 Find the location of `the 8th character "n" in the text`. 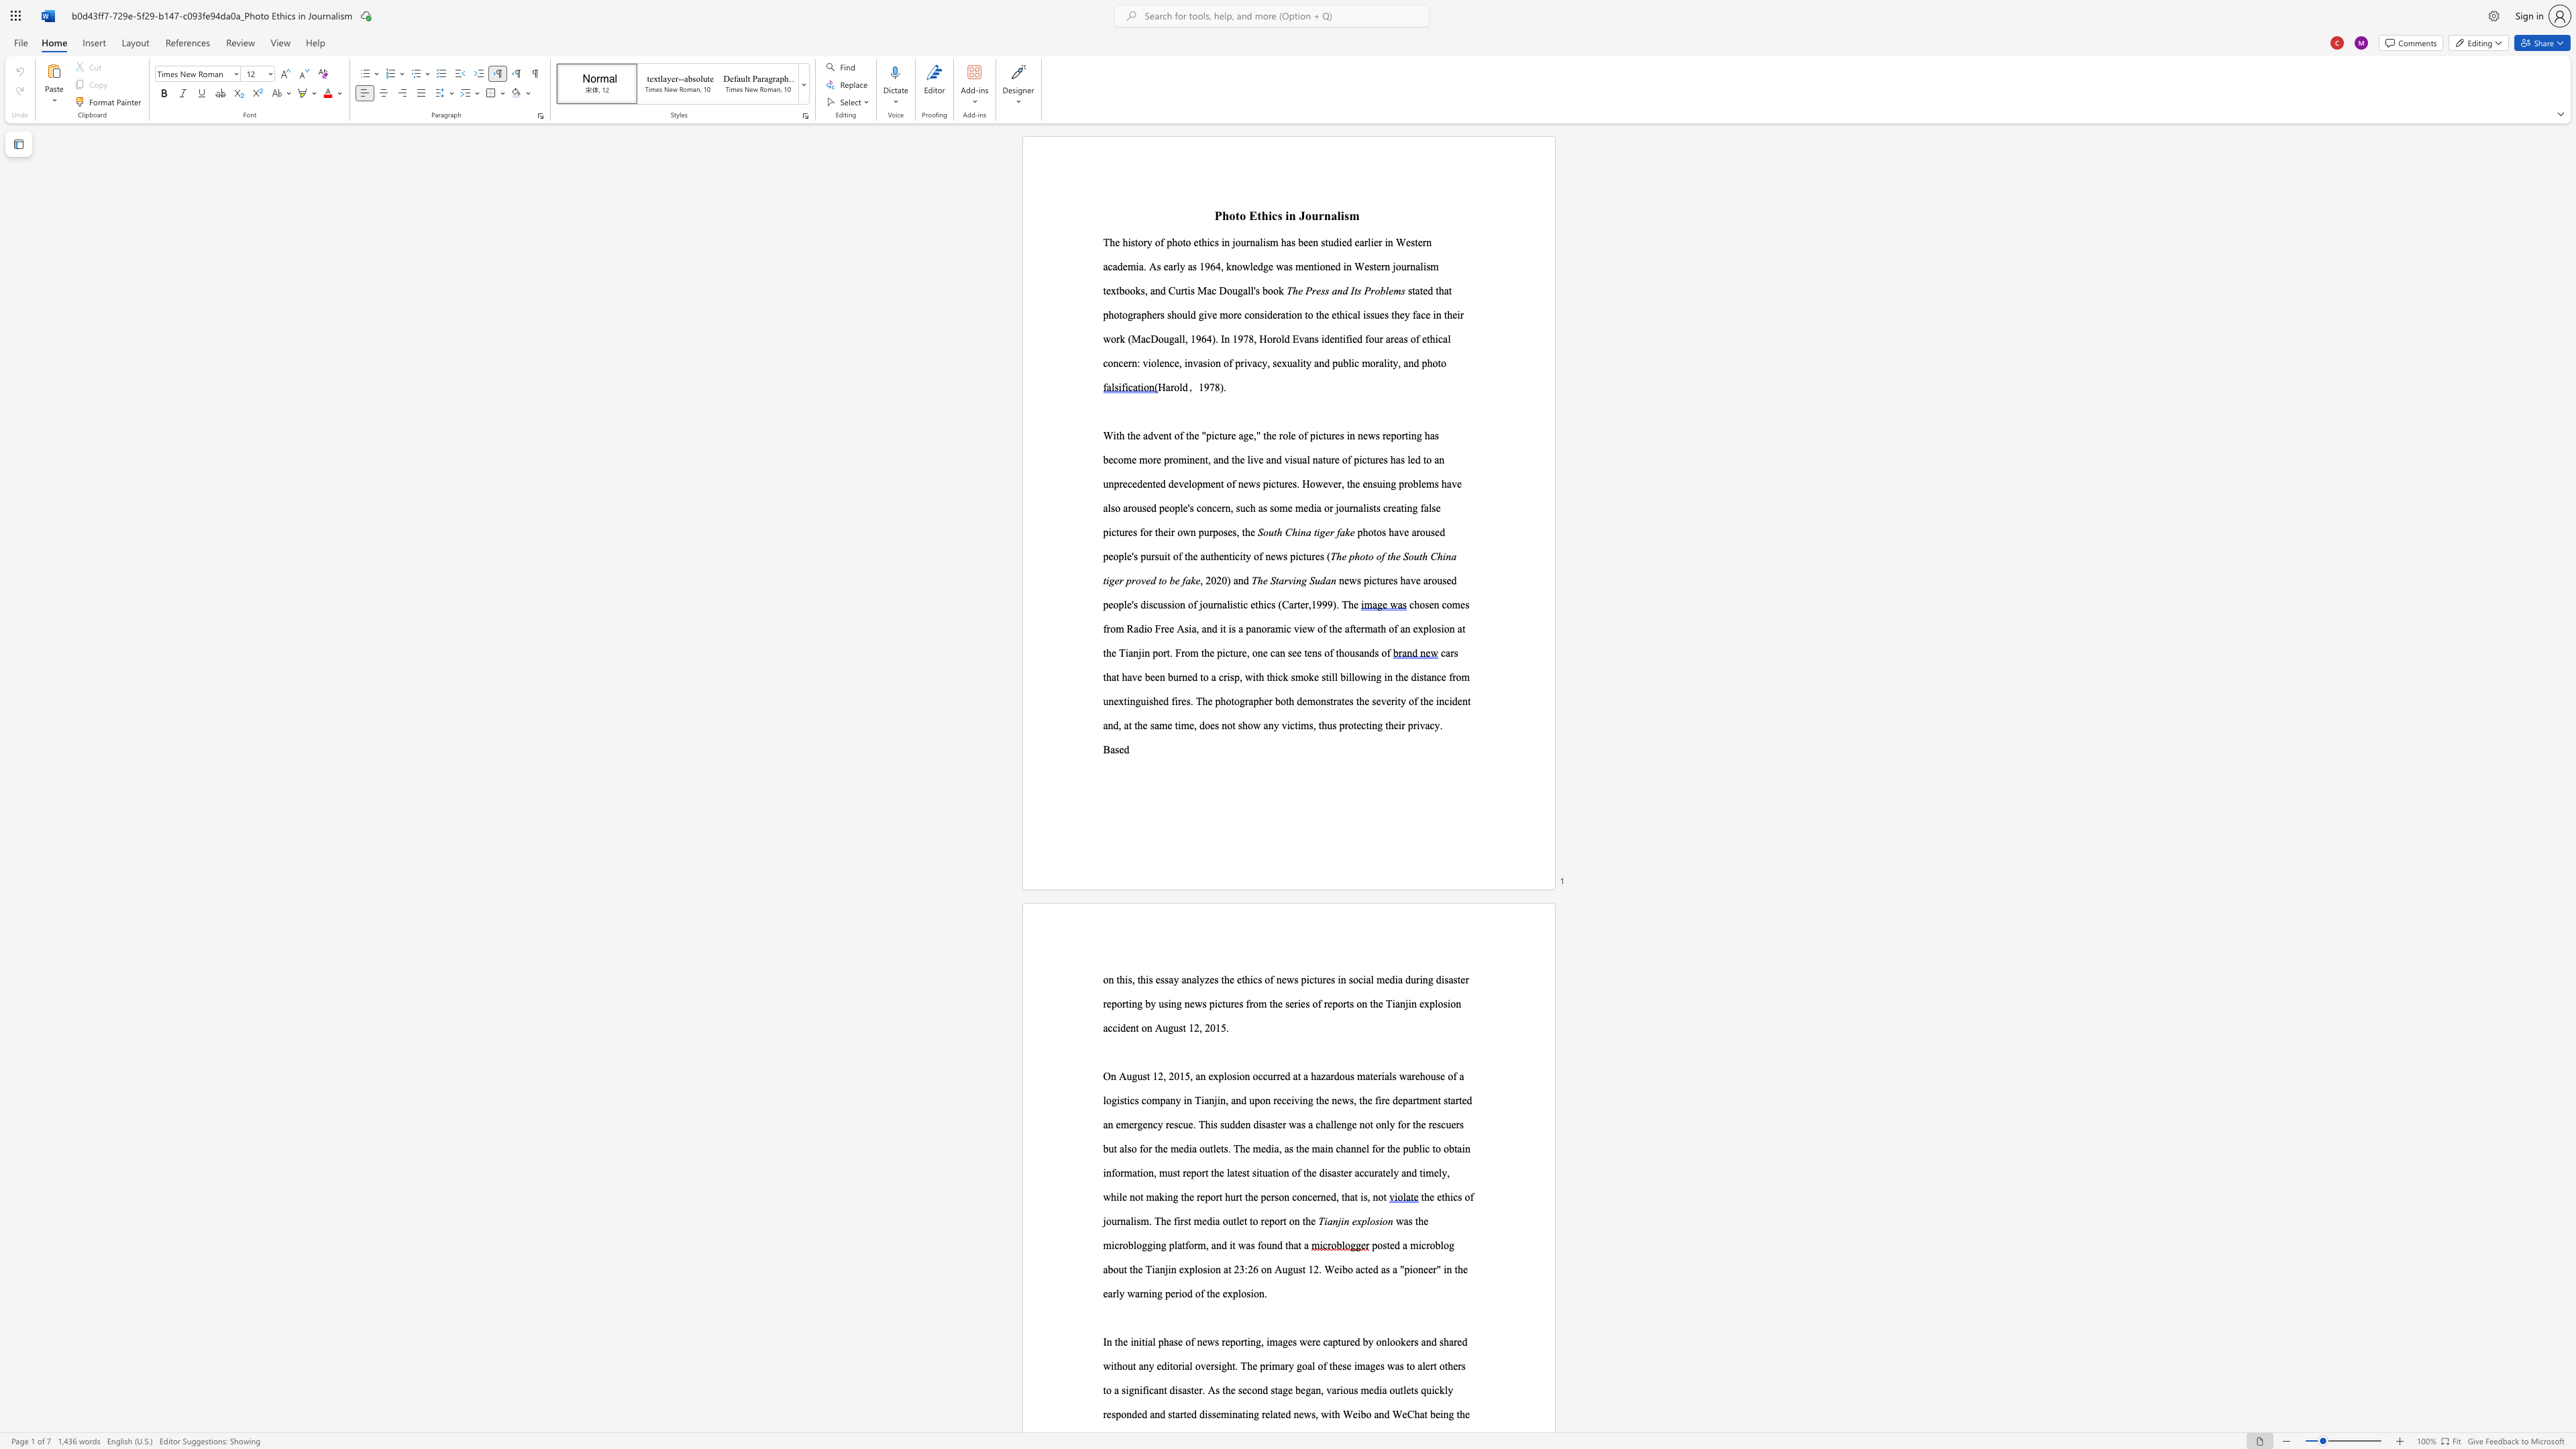

the 8th character "n" in the text is located at coordinates (1272, 459).